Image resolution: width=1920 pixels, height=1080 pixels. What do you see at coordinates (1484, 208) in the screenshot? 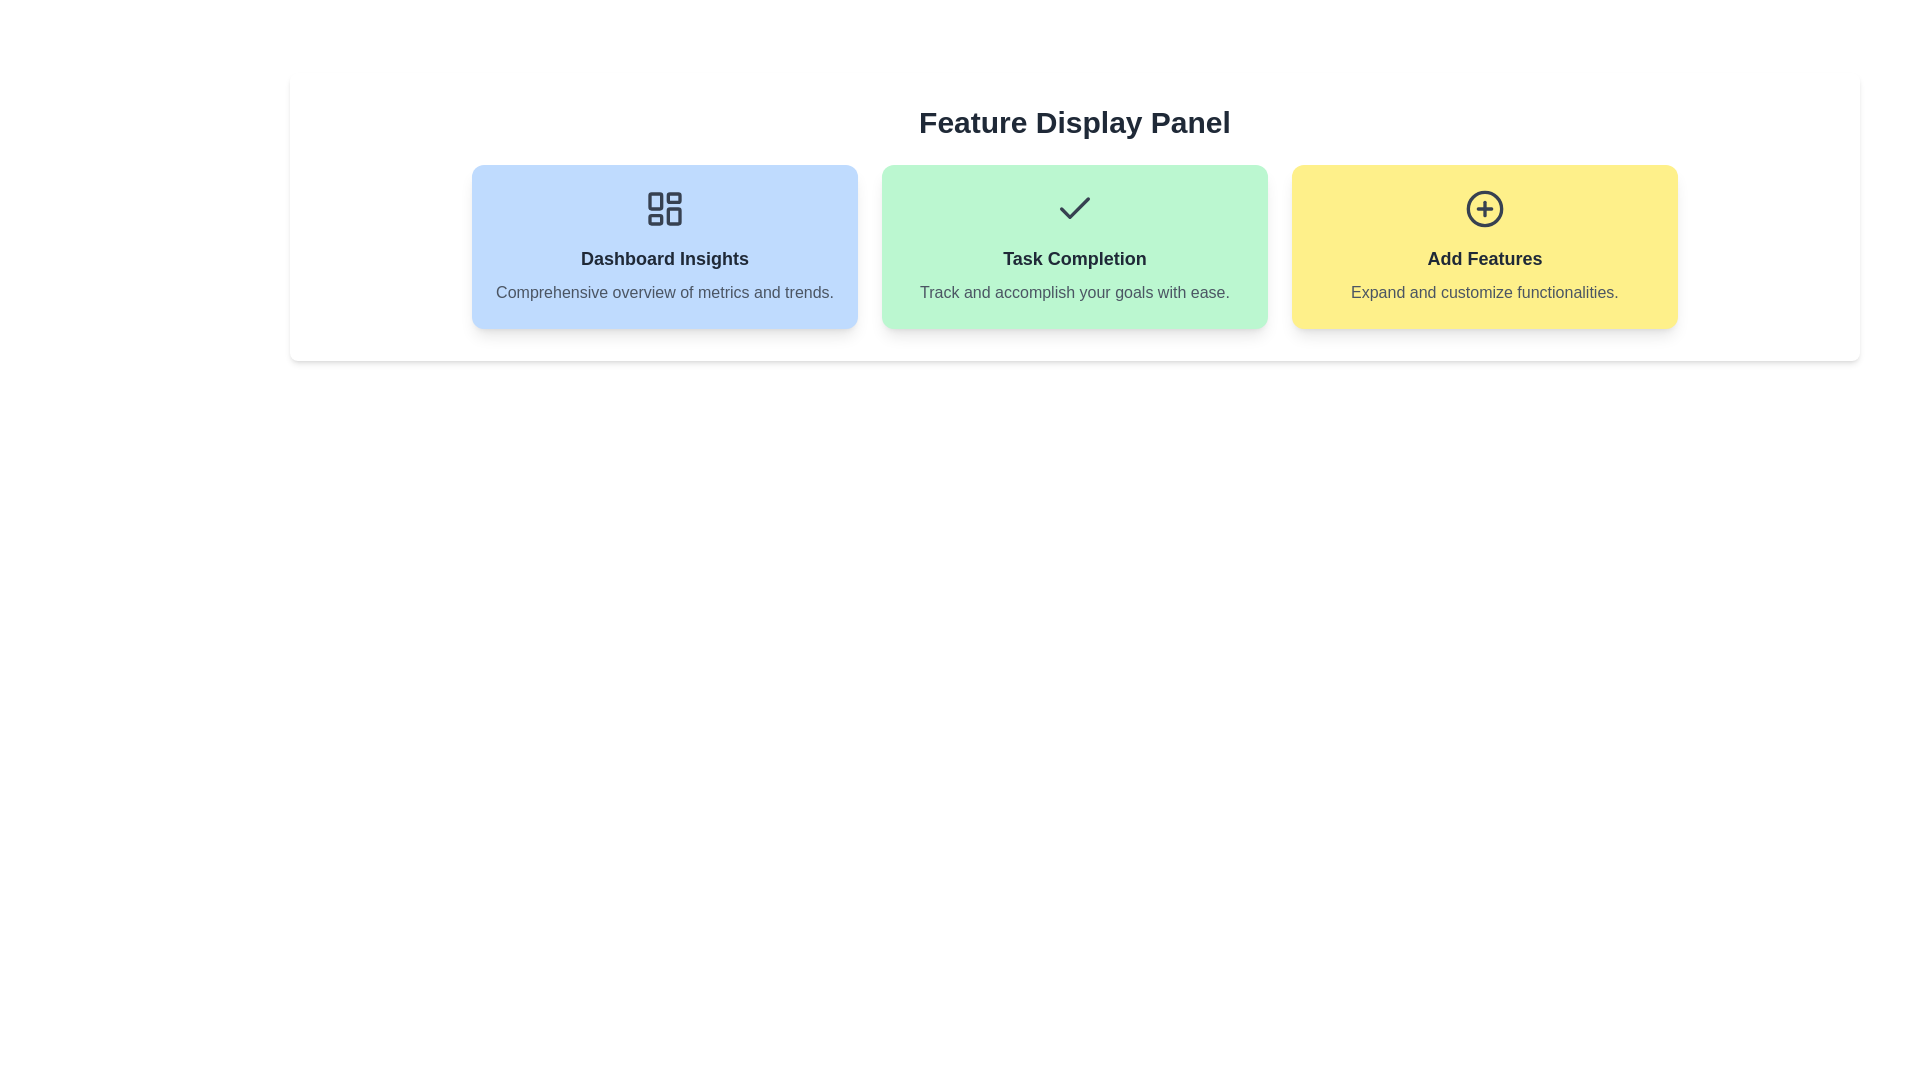
I see `the plus sign icon located at the top-center of the rightmost card with a light yellow background titled 'Add Features'` at bounding box center [1484, 208].